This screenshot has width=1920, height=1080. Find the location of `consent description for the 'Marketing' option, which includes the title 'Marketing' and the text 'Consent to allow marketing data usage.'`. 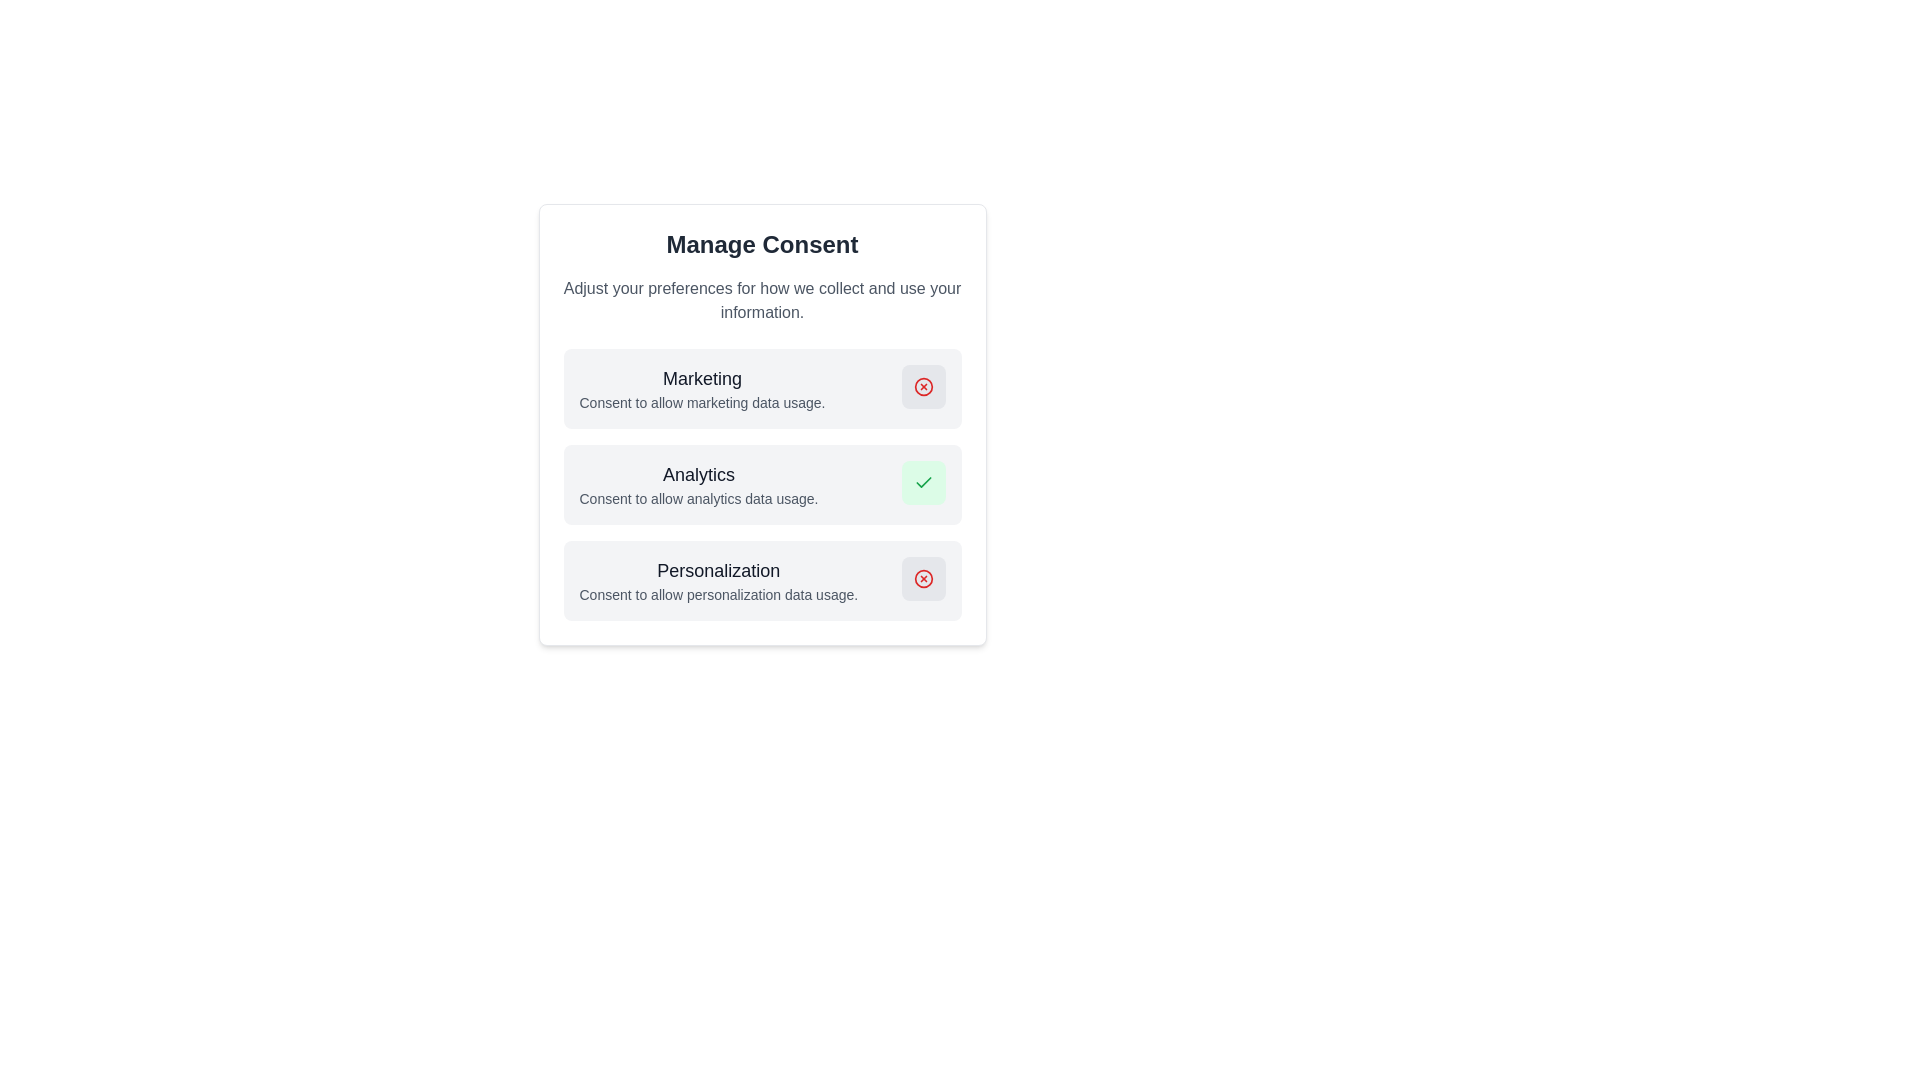

consent description for the 'Marketing' option, which includes the title 'Marketing' and the text 'Consent to allow marketing data usage.' is located at coordinates (761, 389).